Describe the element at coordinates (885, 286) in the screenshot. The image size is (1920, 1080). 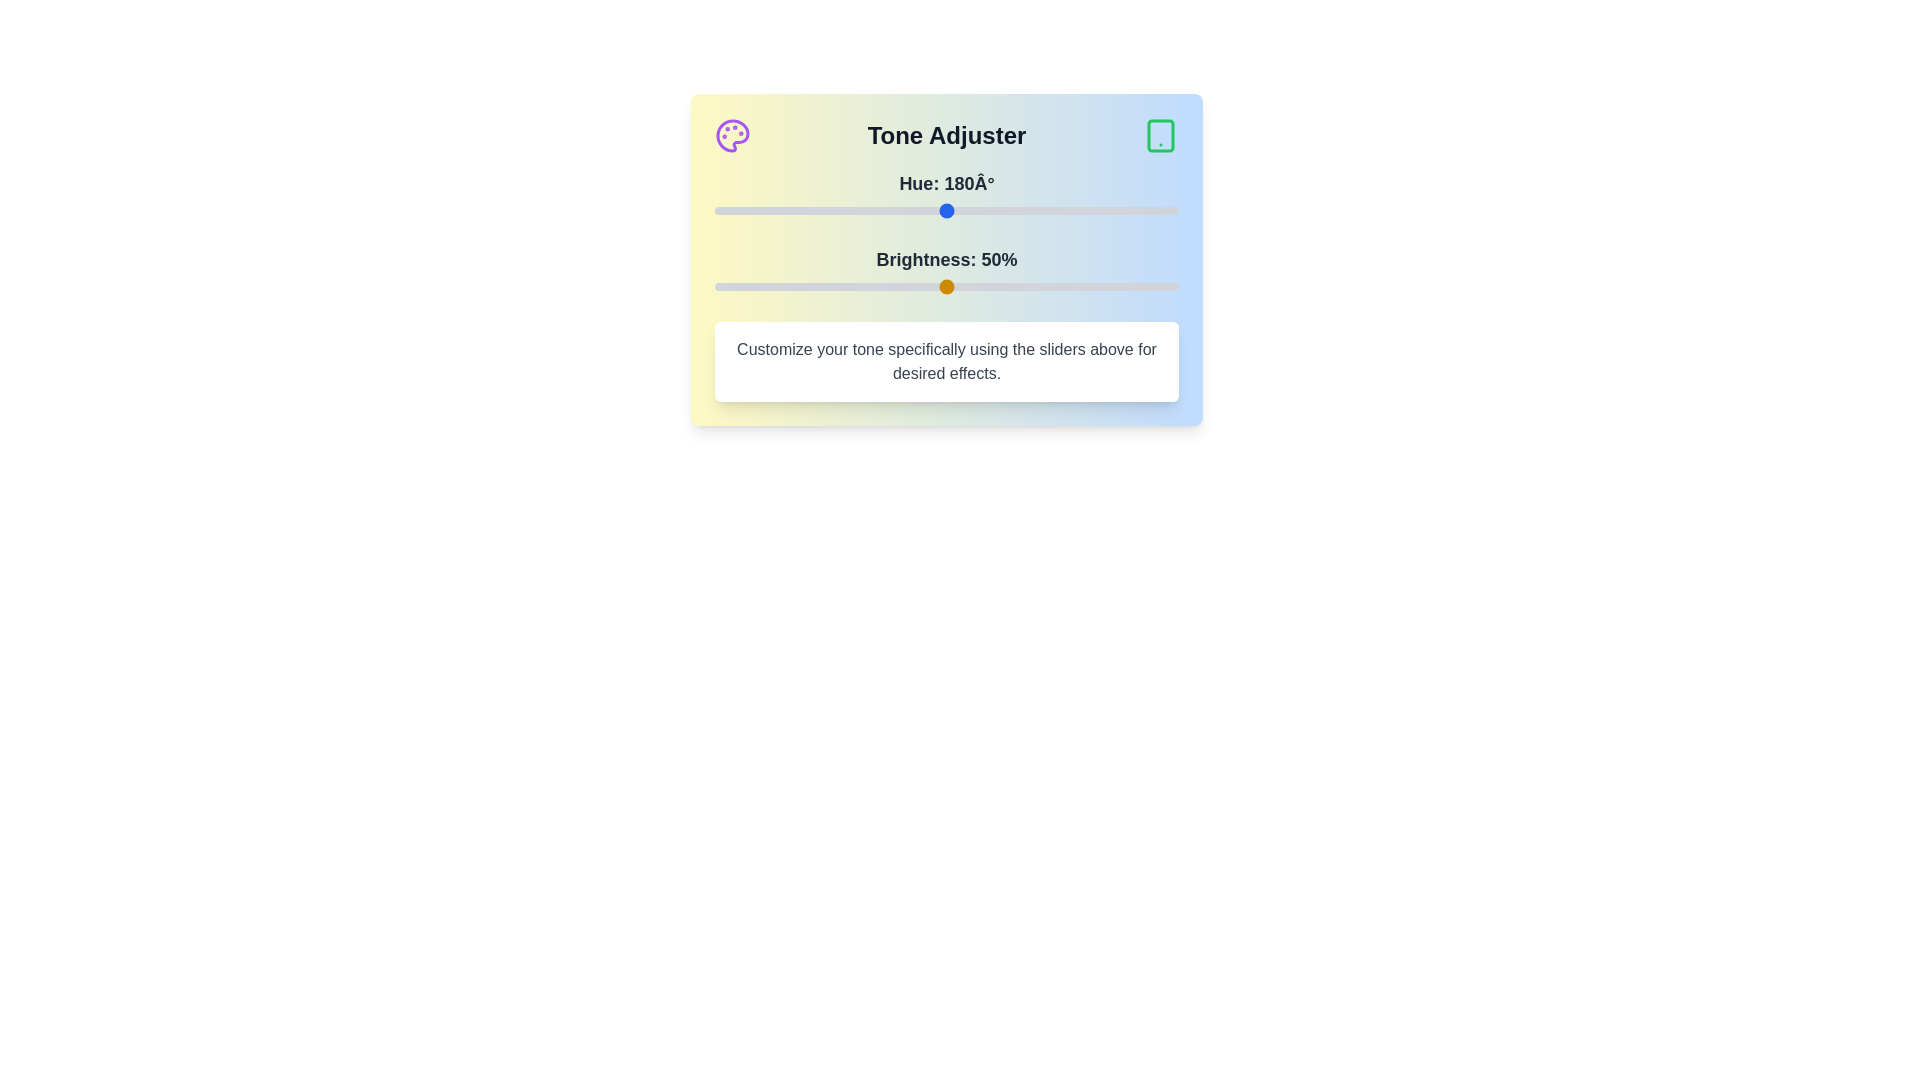
I see `the brightness slider to 37%` at that location.